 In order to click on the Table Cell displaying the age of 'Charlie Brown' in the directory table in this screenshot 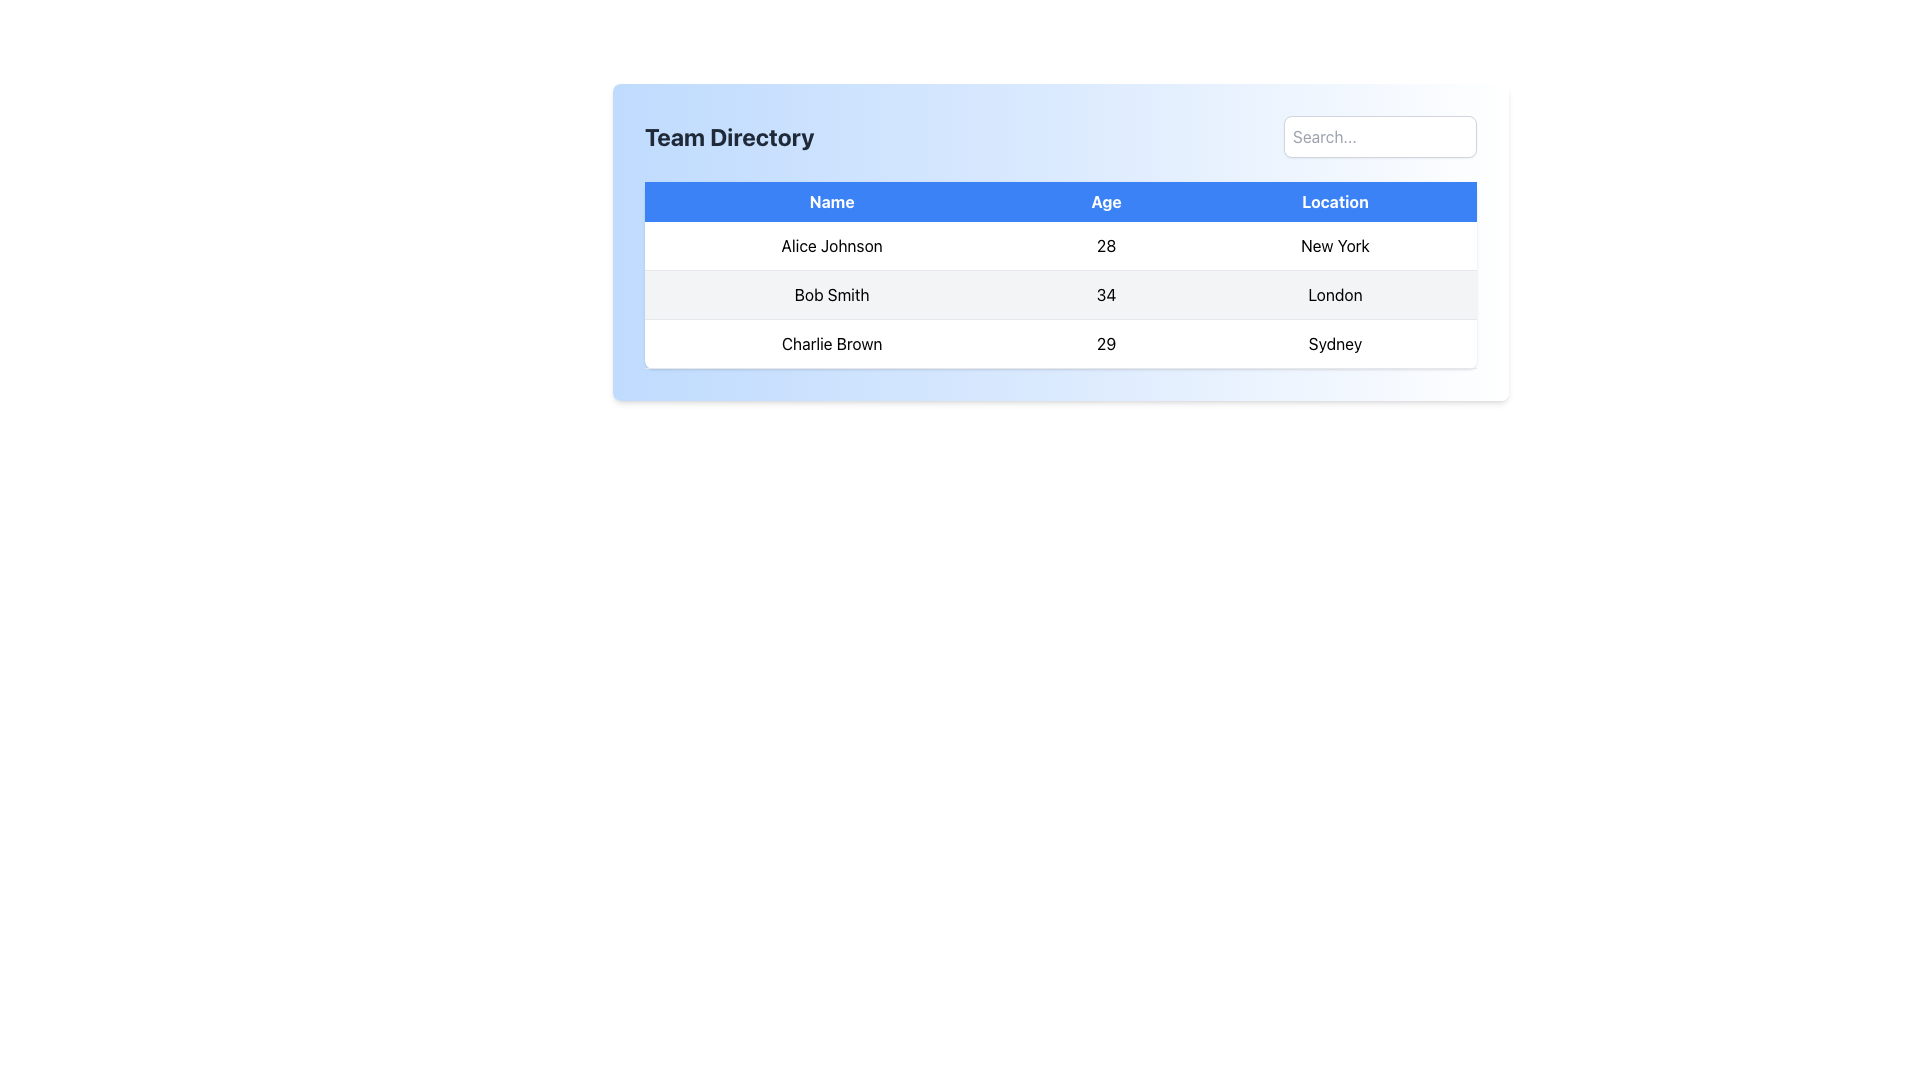, I will do `click(1105, 342)`.